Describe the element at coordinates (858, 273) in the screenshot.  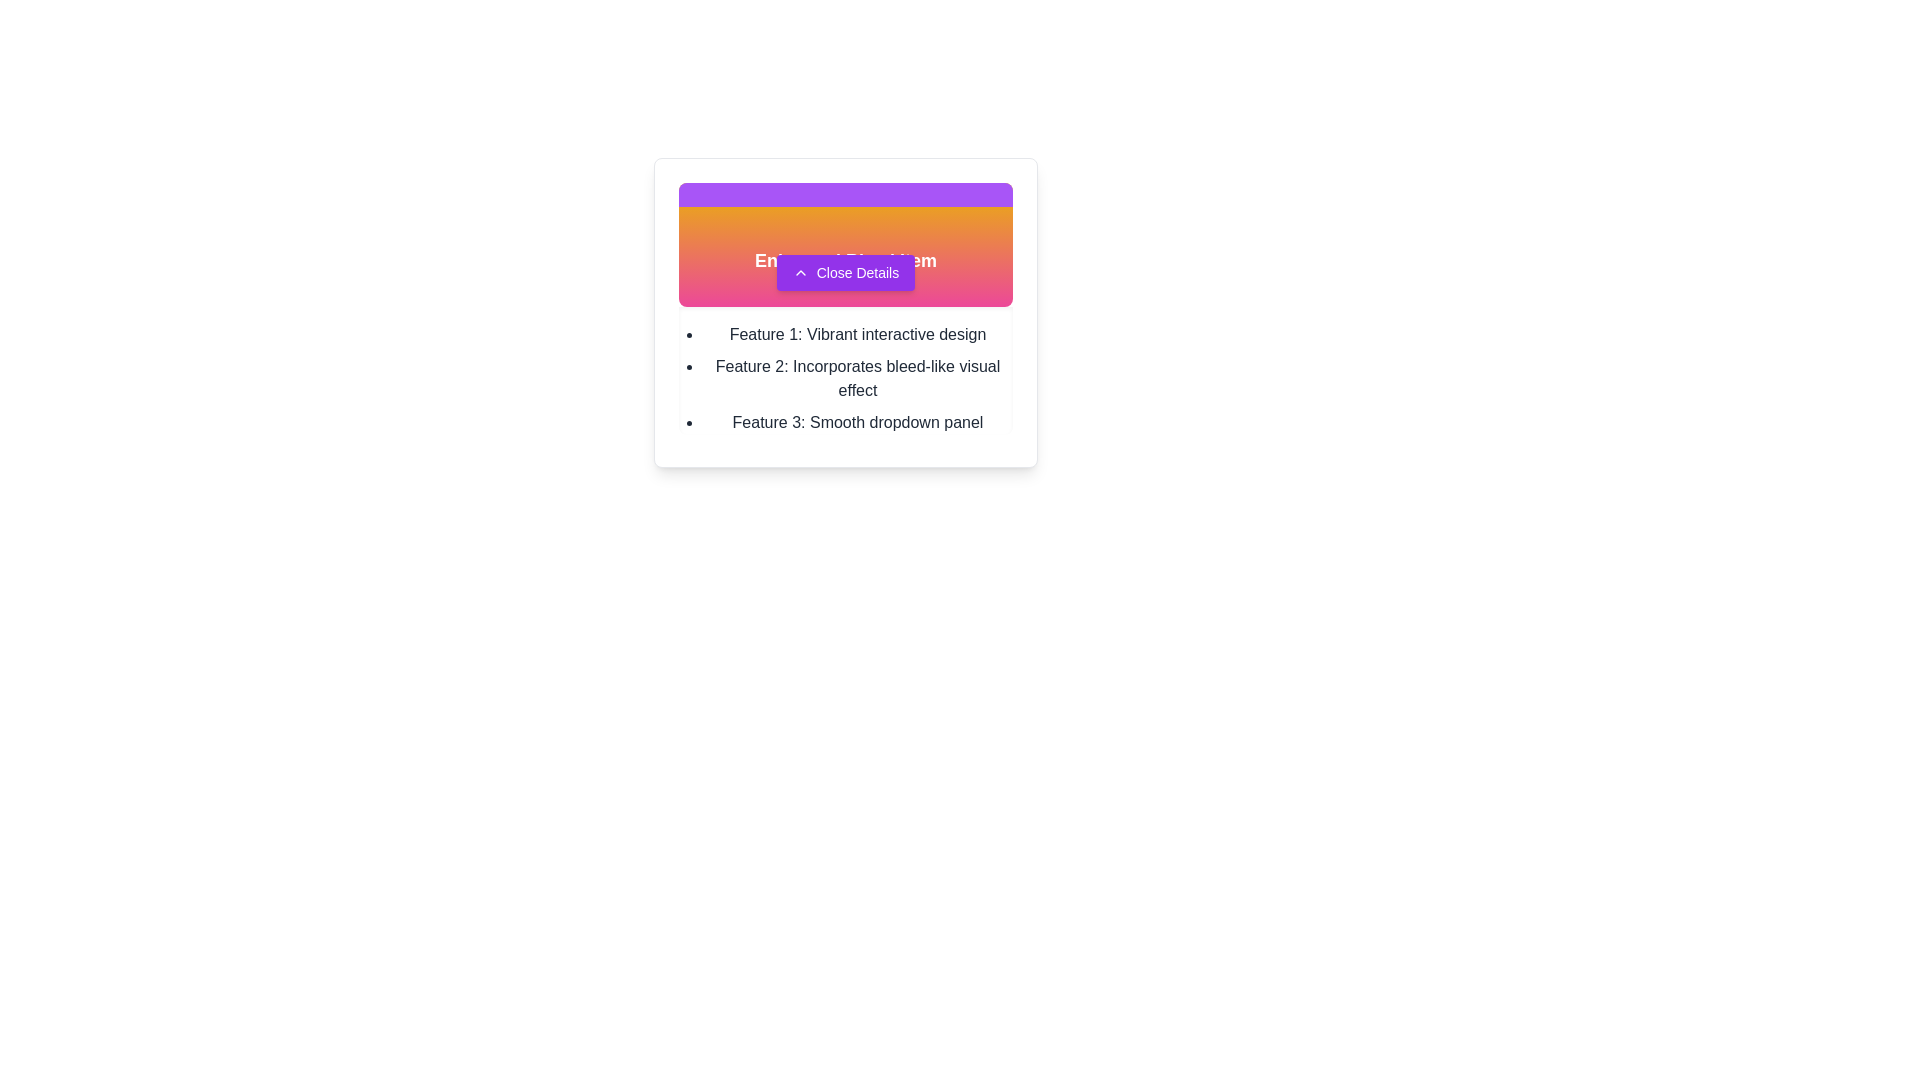
I see `the close button text label located to the right of the arrow icon in the lower part of the purple button on the central card-like component` at that location.